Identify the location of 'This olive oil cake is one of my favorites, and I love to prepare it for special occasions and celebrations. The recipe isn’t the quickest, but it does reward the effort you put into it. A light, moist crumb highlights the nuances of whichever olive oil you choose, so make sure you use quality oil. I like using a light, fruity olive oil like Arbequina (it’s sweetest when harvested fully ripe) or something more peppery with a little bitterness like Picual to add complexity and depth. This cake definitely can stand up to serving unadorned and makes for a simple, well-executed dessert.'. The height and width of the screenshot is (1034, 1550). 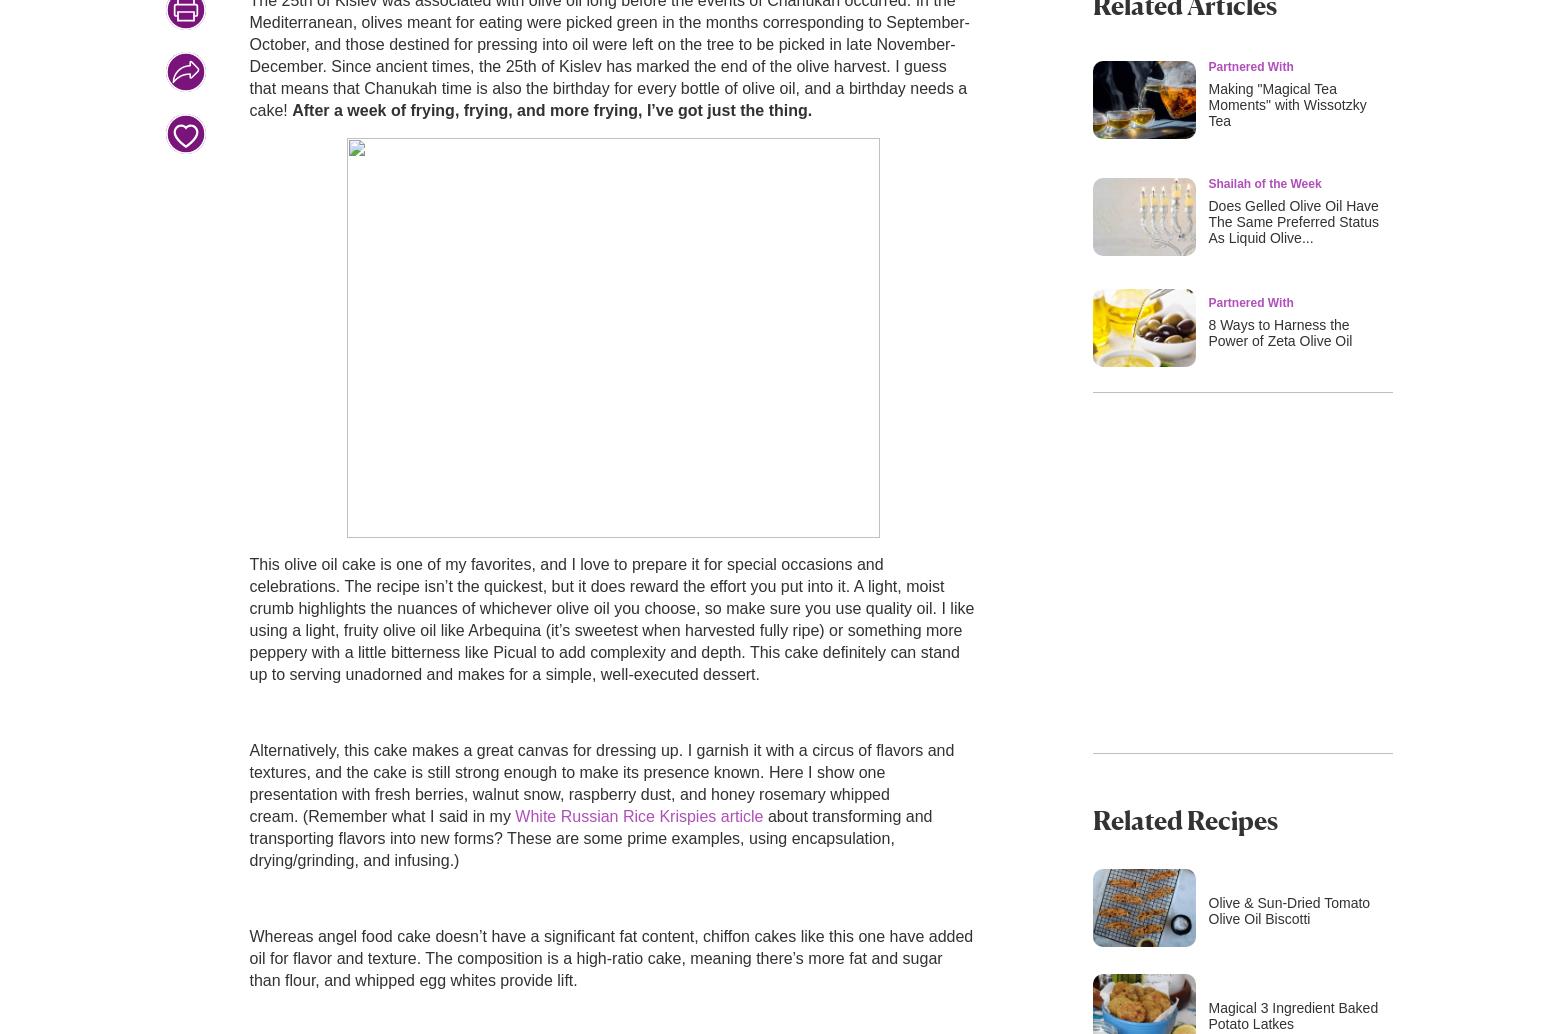
(611, 619).